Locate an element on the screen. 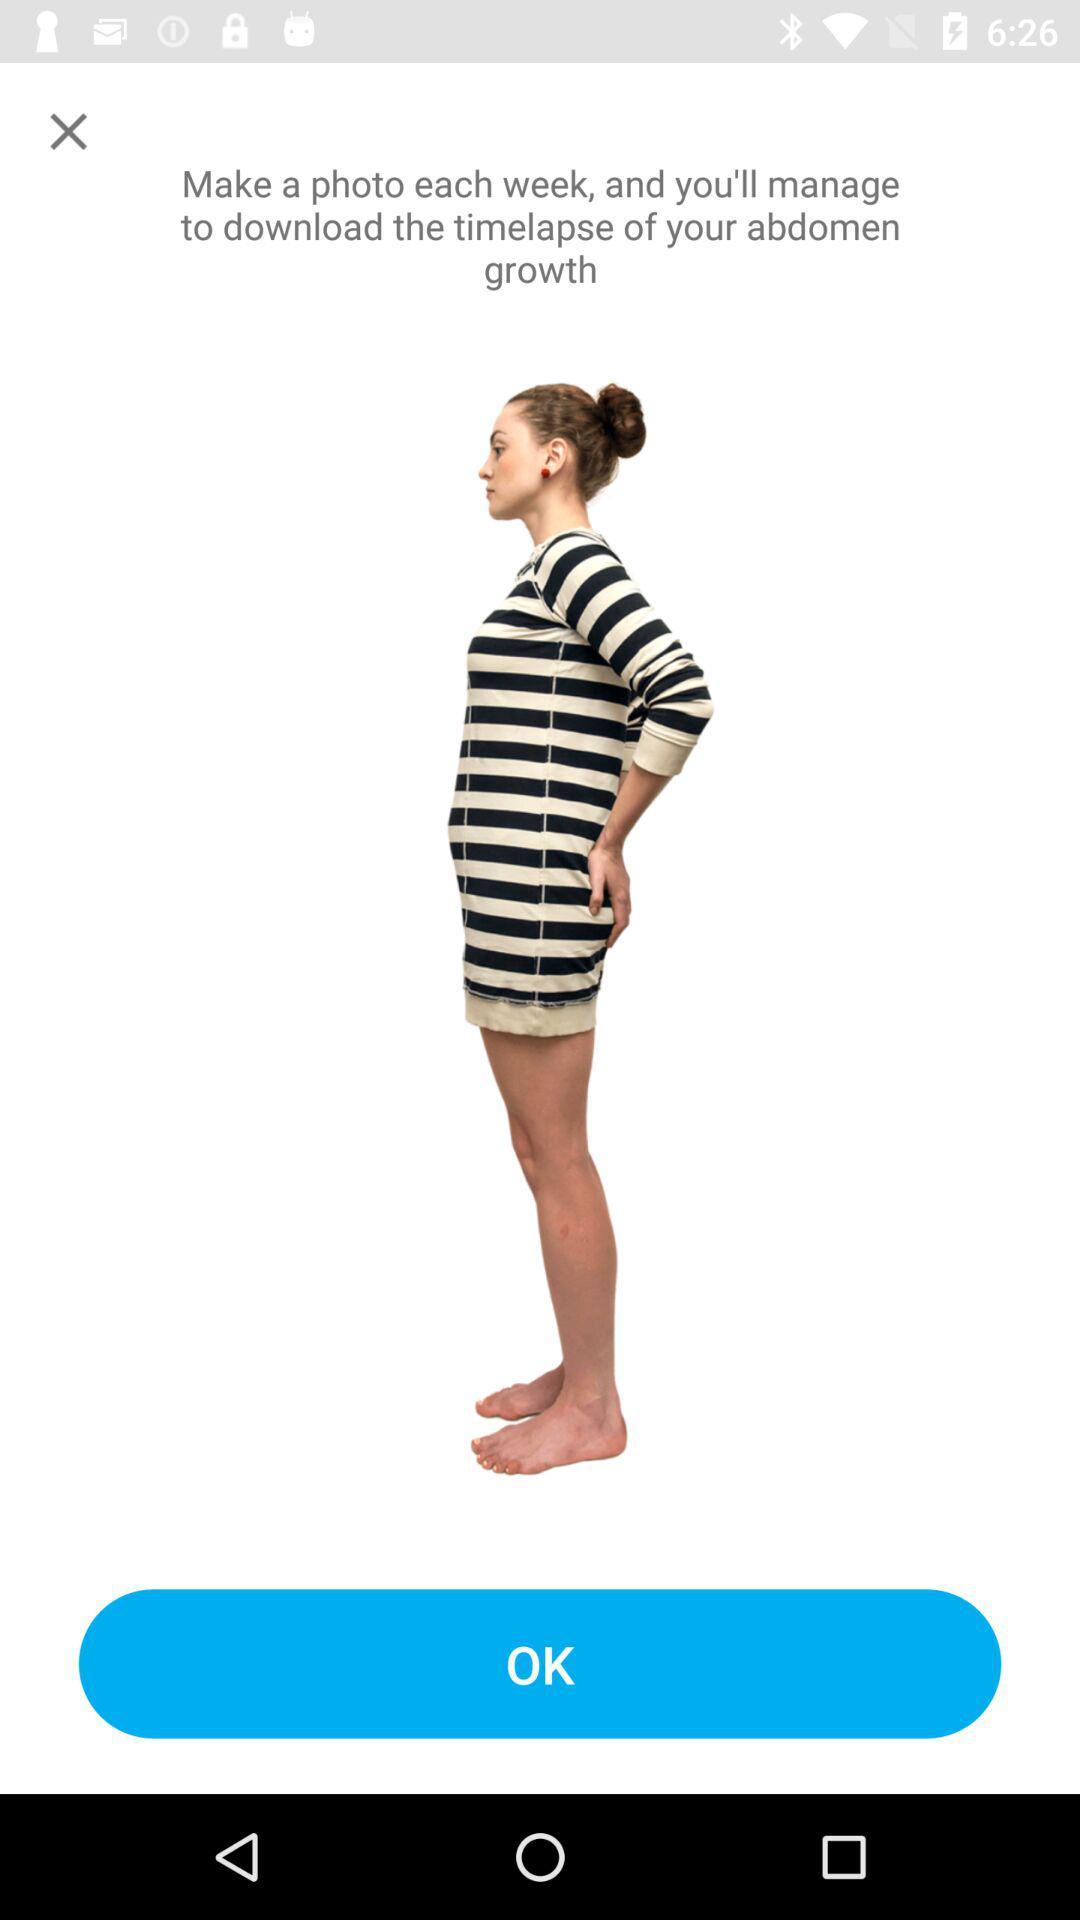  exit button is located at coordinates (67, 130).